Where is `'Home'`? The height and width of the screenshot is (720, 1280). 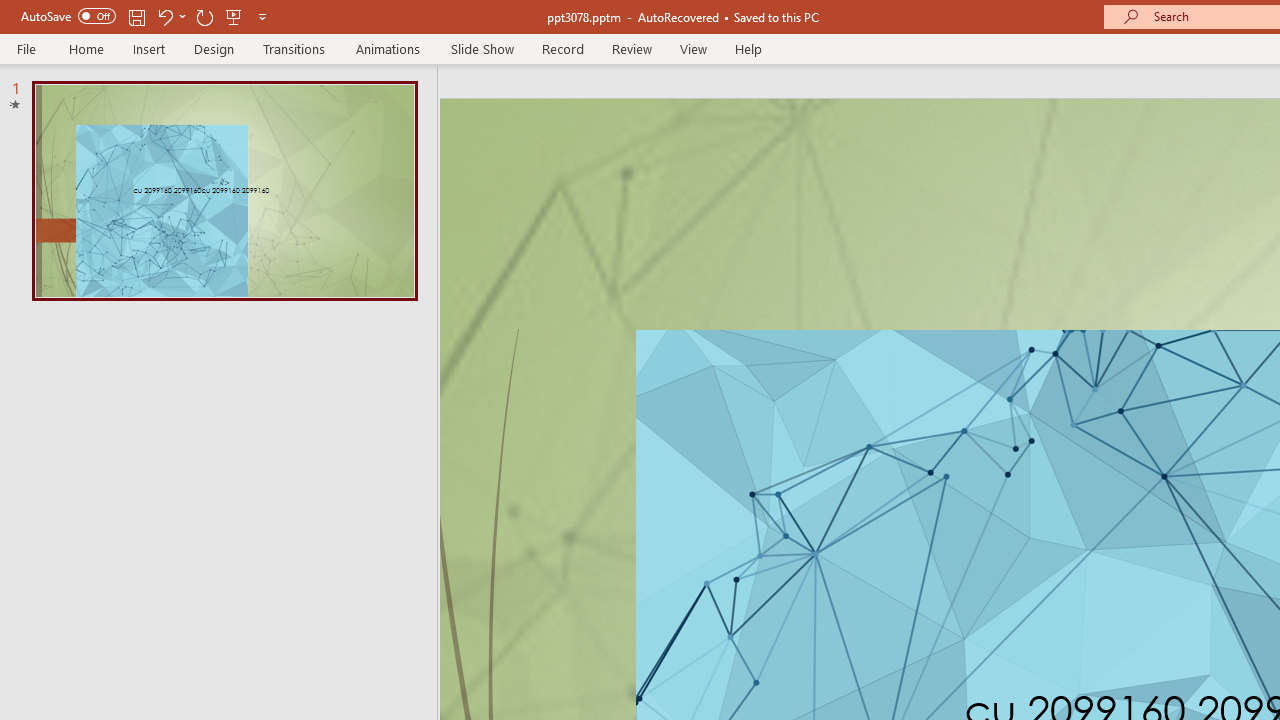
'Home' is located at coordinates (85, 48).